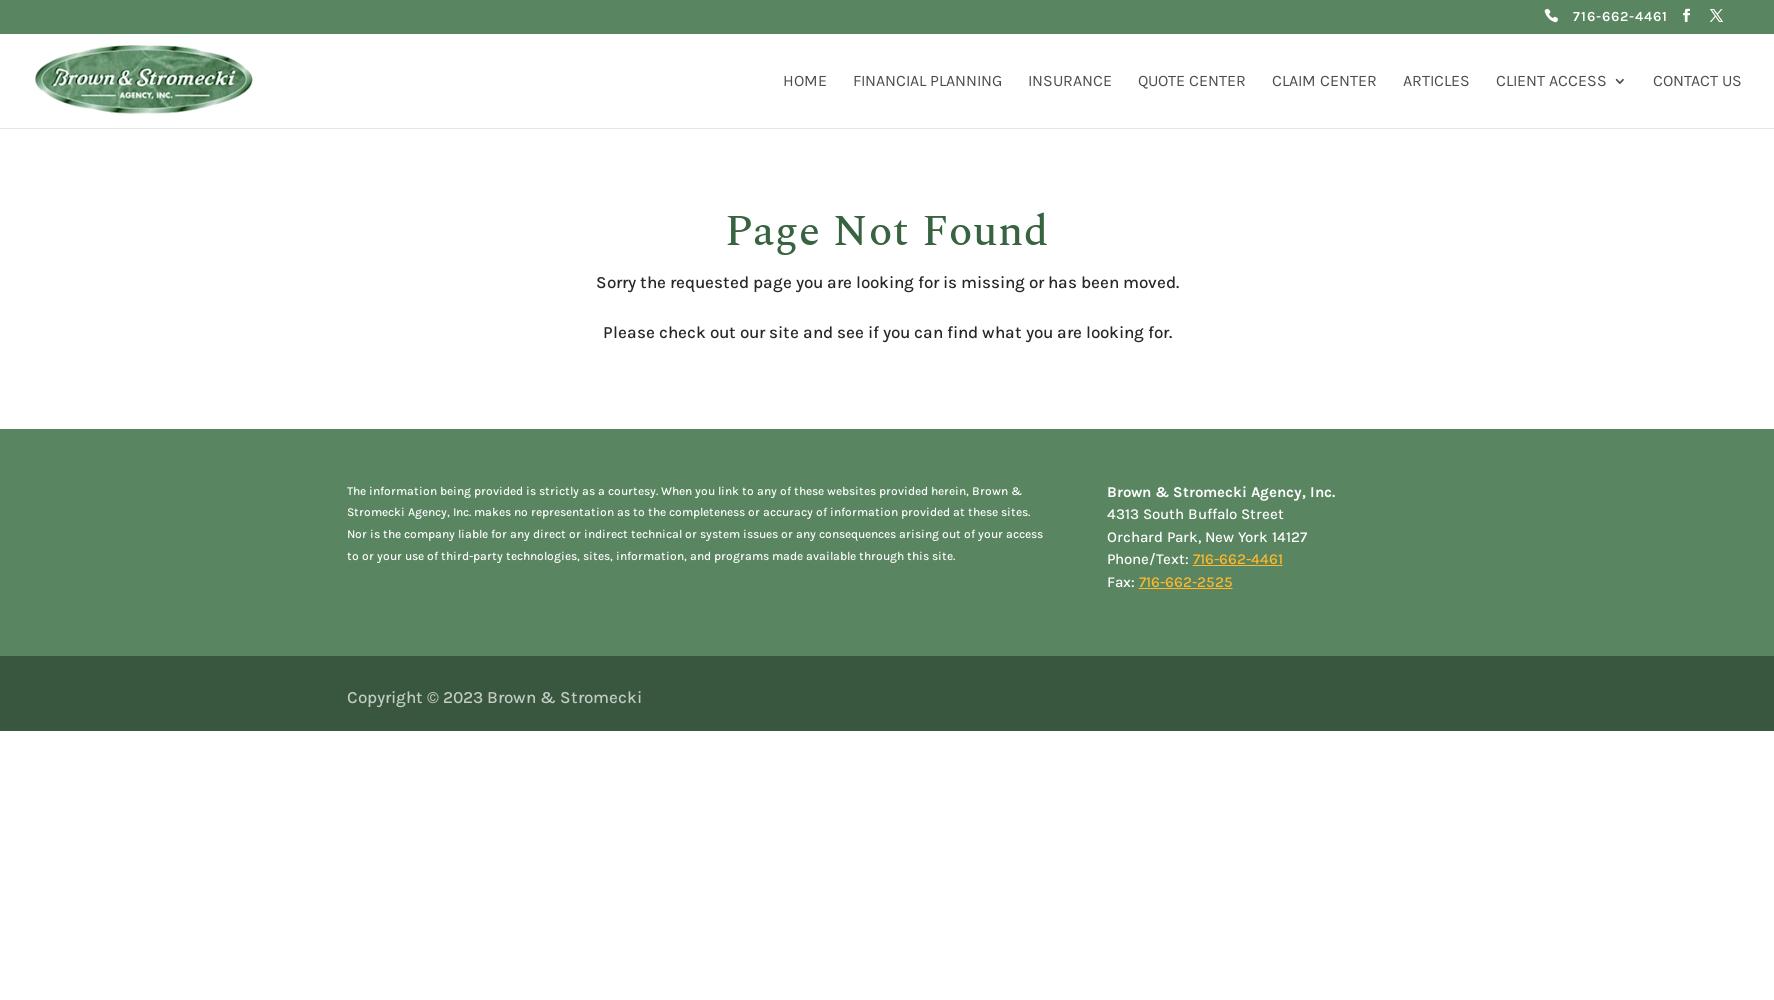  Describe the element at coordinates (1435, 79) in the screenshot. I see `'Articles'` at that location.